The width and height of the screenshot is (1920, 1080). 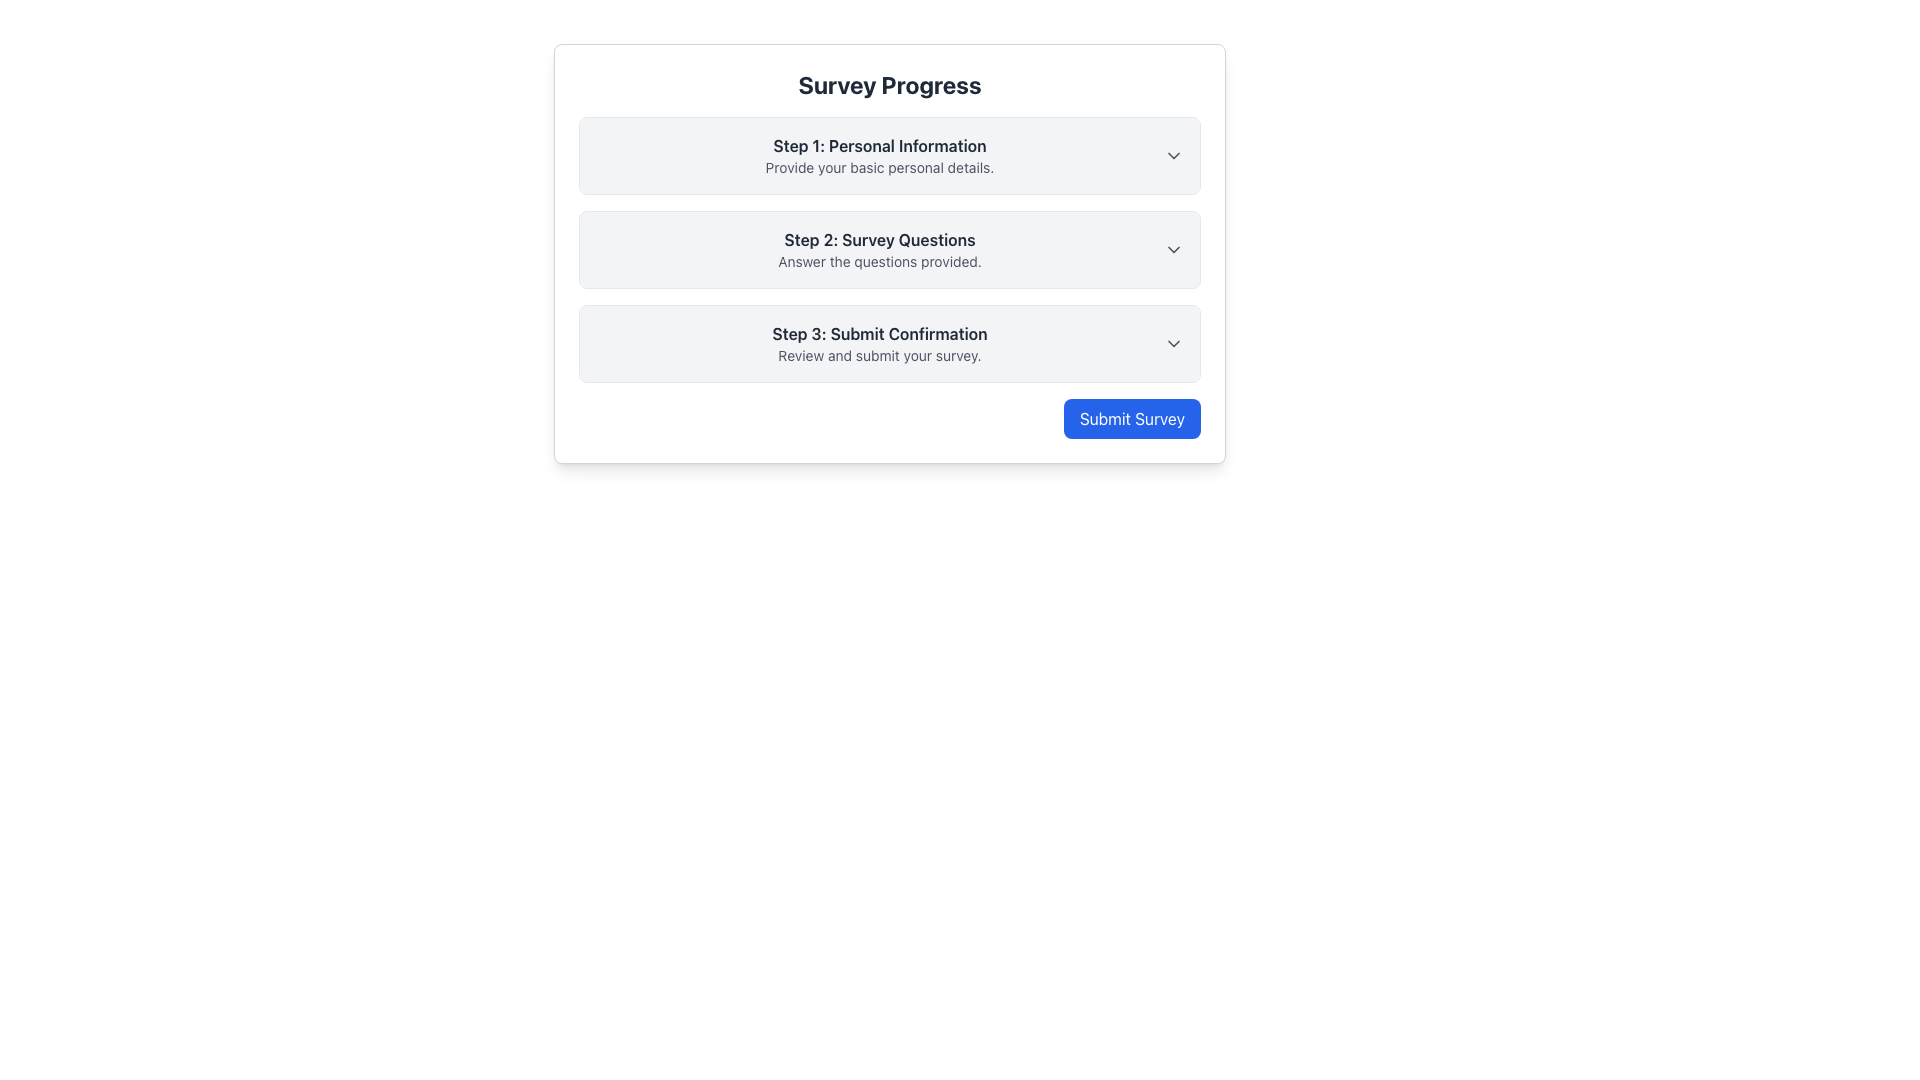 I want to click on the Collapsible section header for 'Survey Questions', which is the second item in the survey progress form, so click(x=888, y=249).